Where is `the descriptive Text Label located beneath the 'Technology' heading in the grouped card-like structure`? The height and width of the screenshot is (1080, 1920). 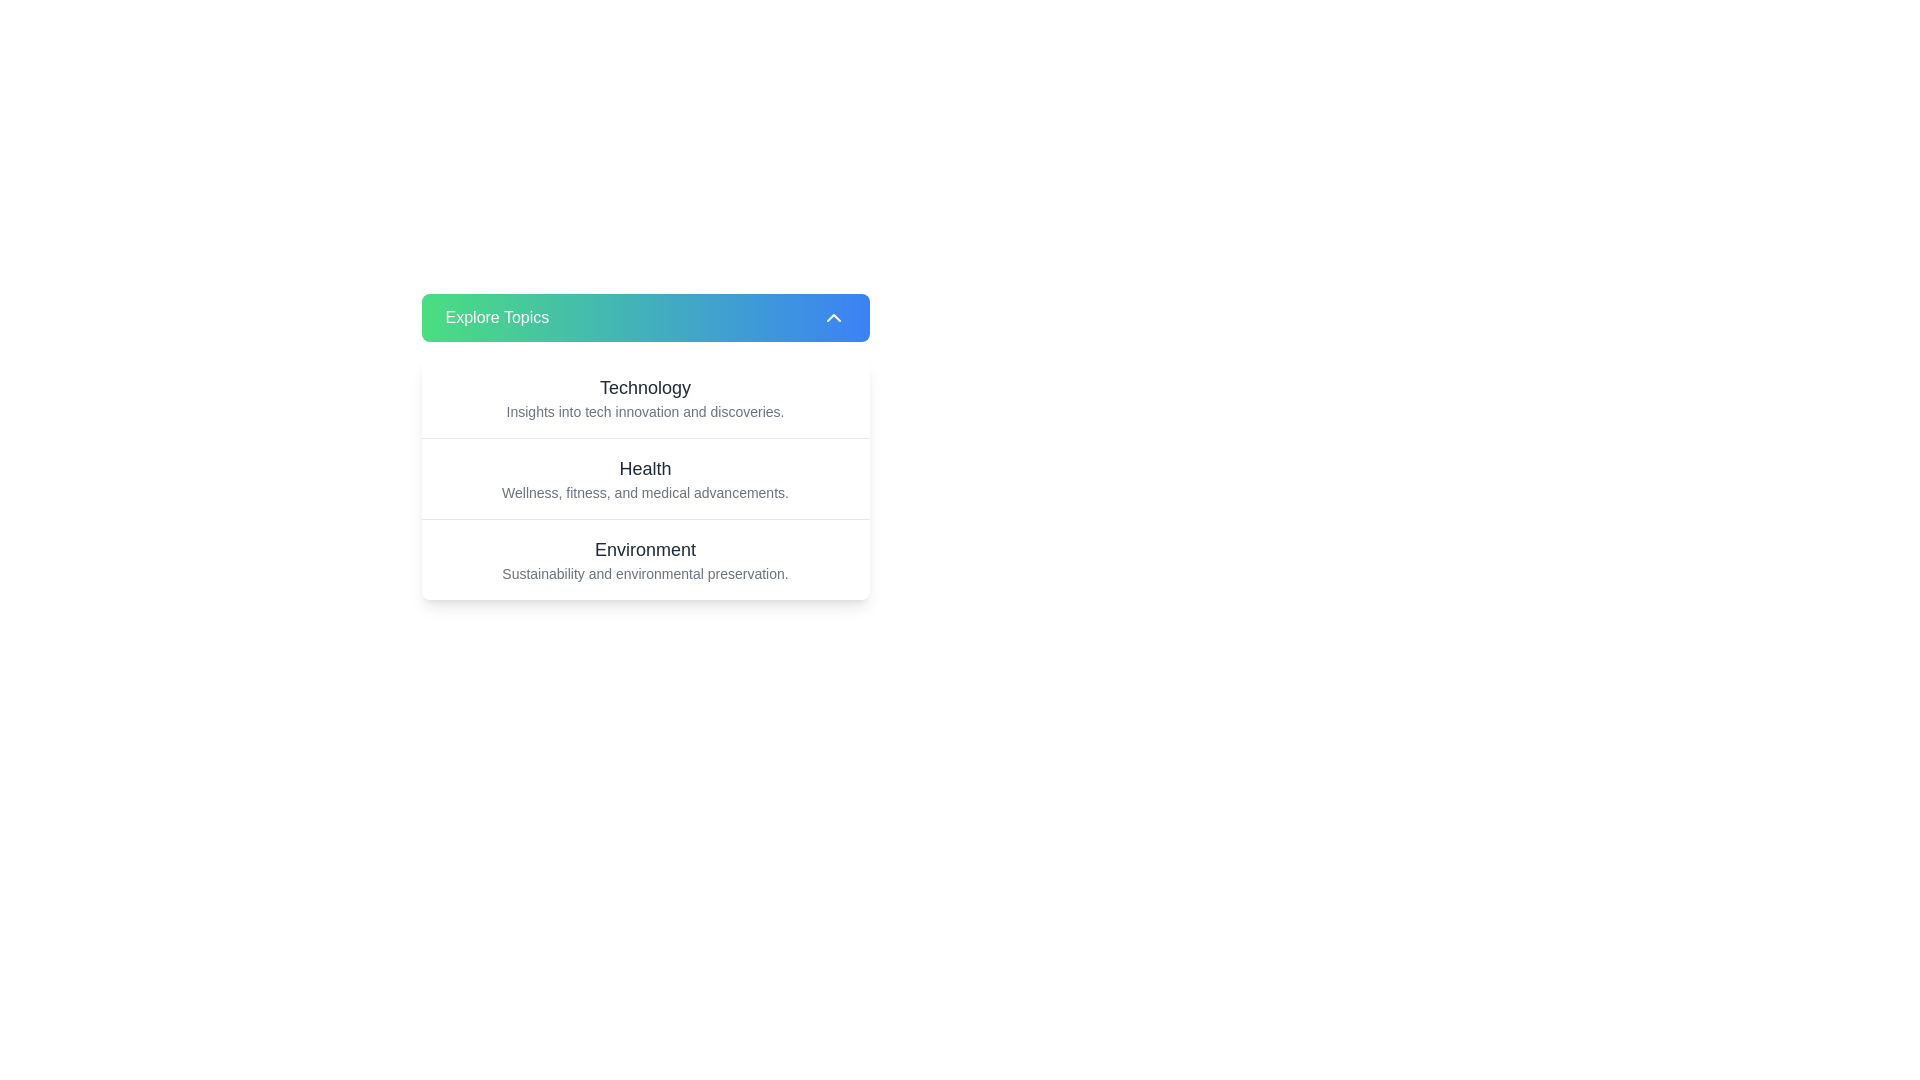 the descriptive Text Label located beneath the 'Technology' heading in the grouped card-like structure is located at coordinates (645, 411).